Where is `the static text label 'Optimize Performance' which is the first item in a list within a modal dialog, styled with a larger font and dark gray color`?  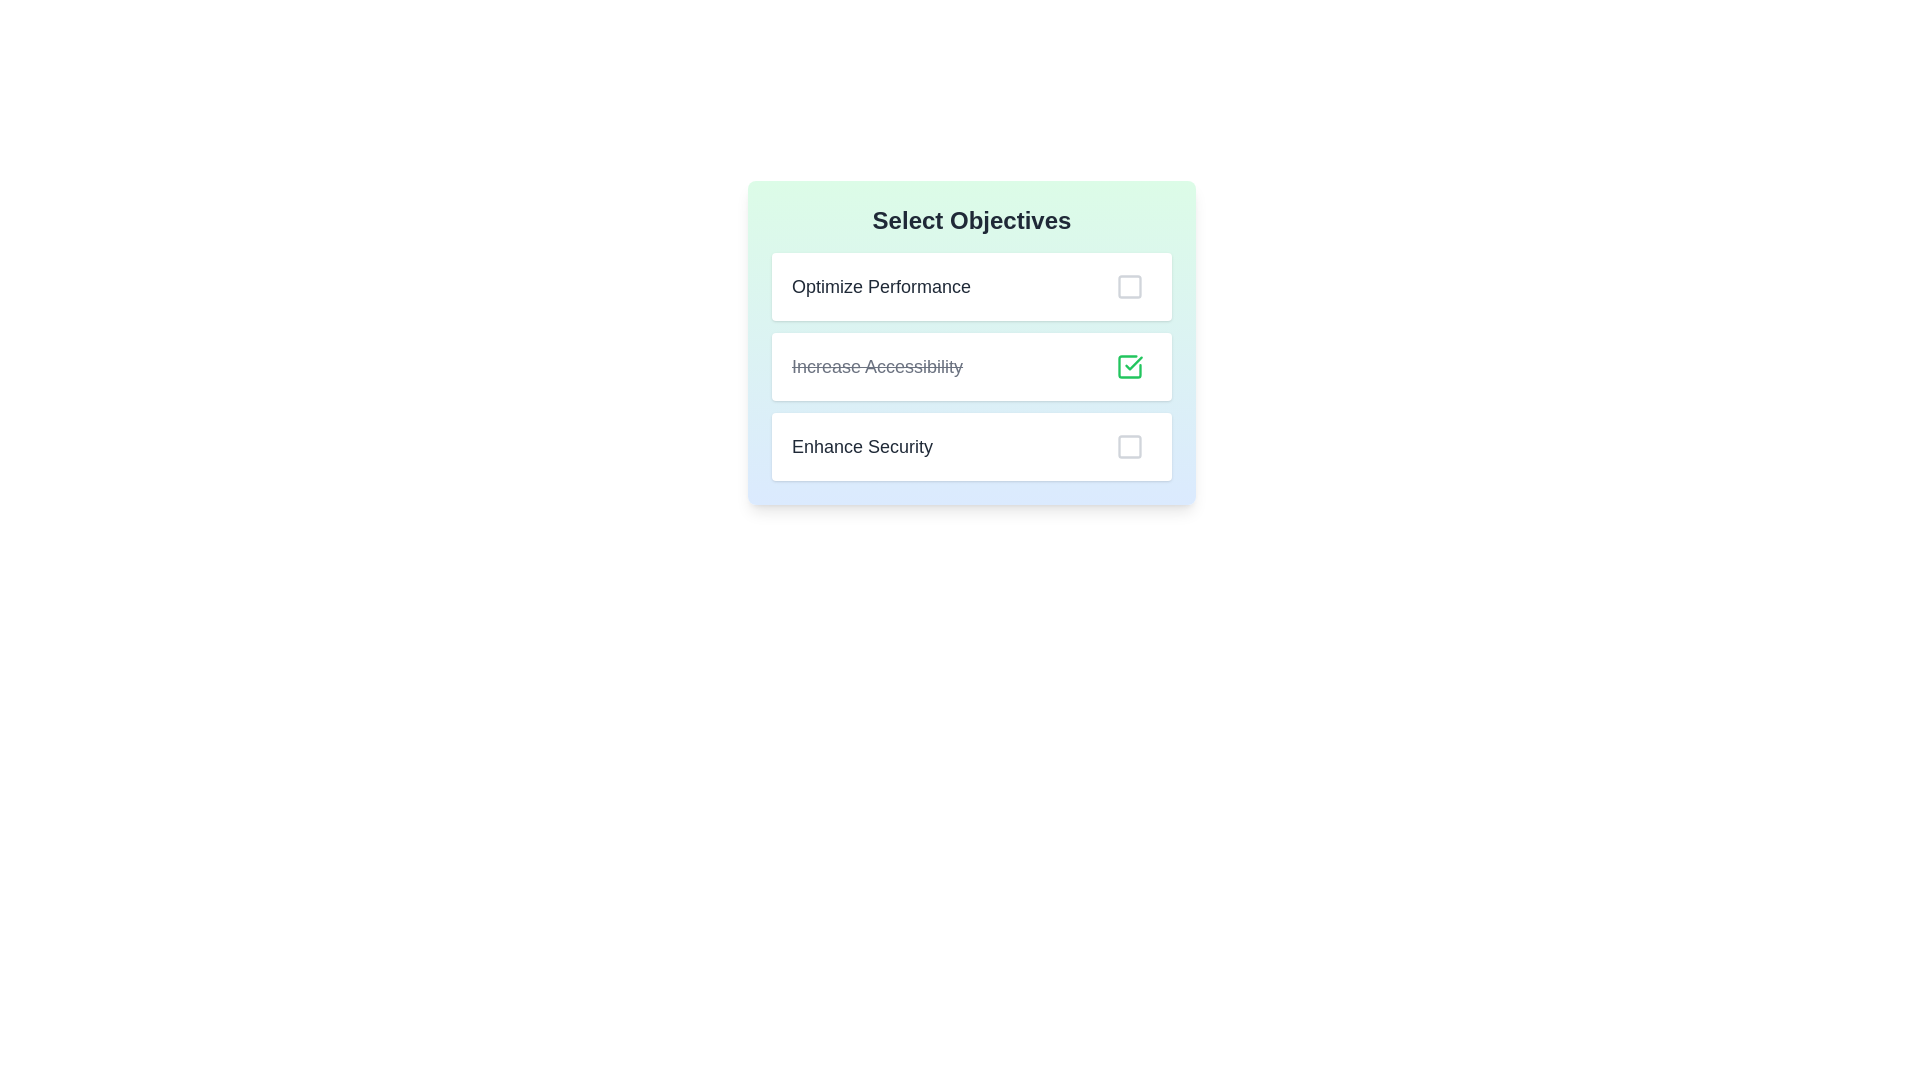 the static text label 'Optimize Performance' which is the first item in a list within a modal dialog, styled with a larger font and dark gray color is located at coordinates (880, 286).